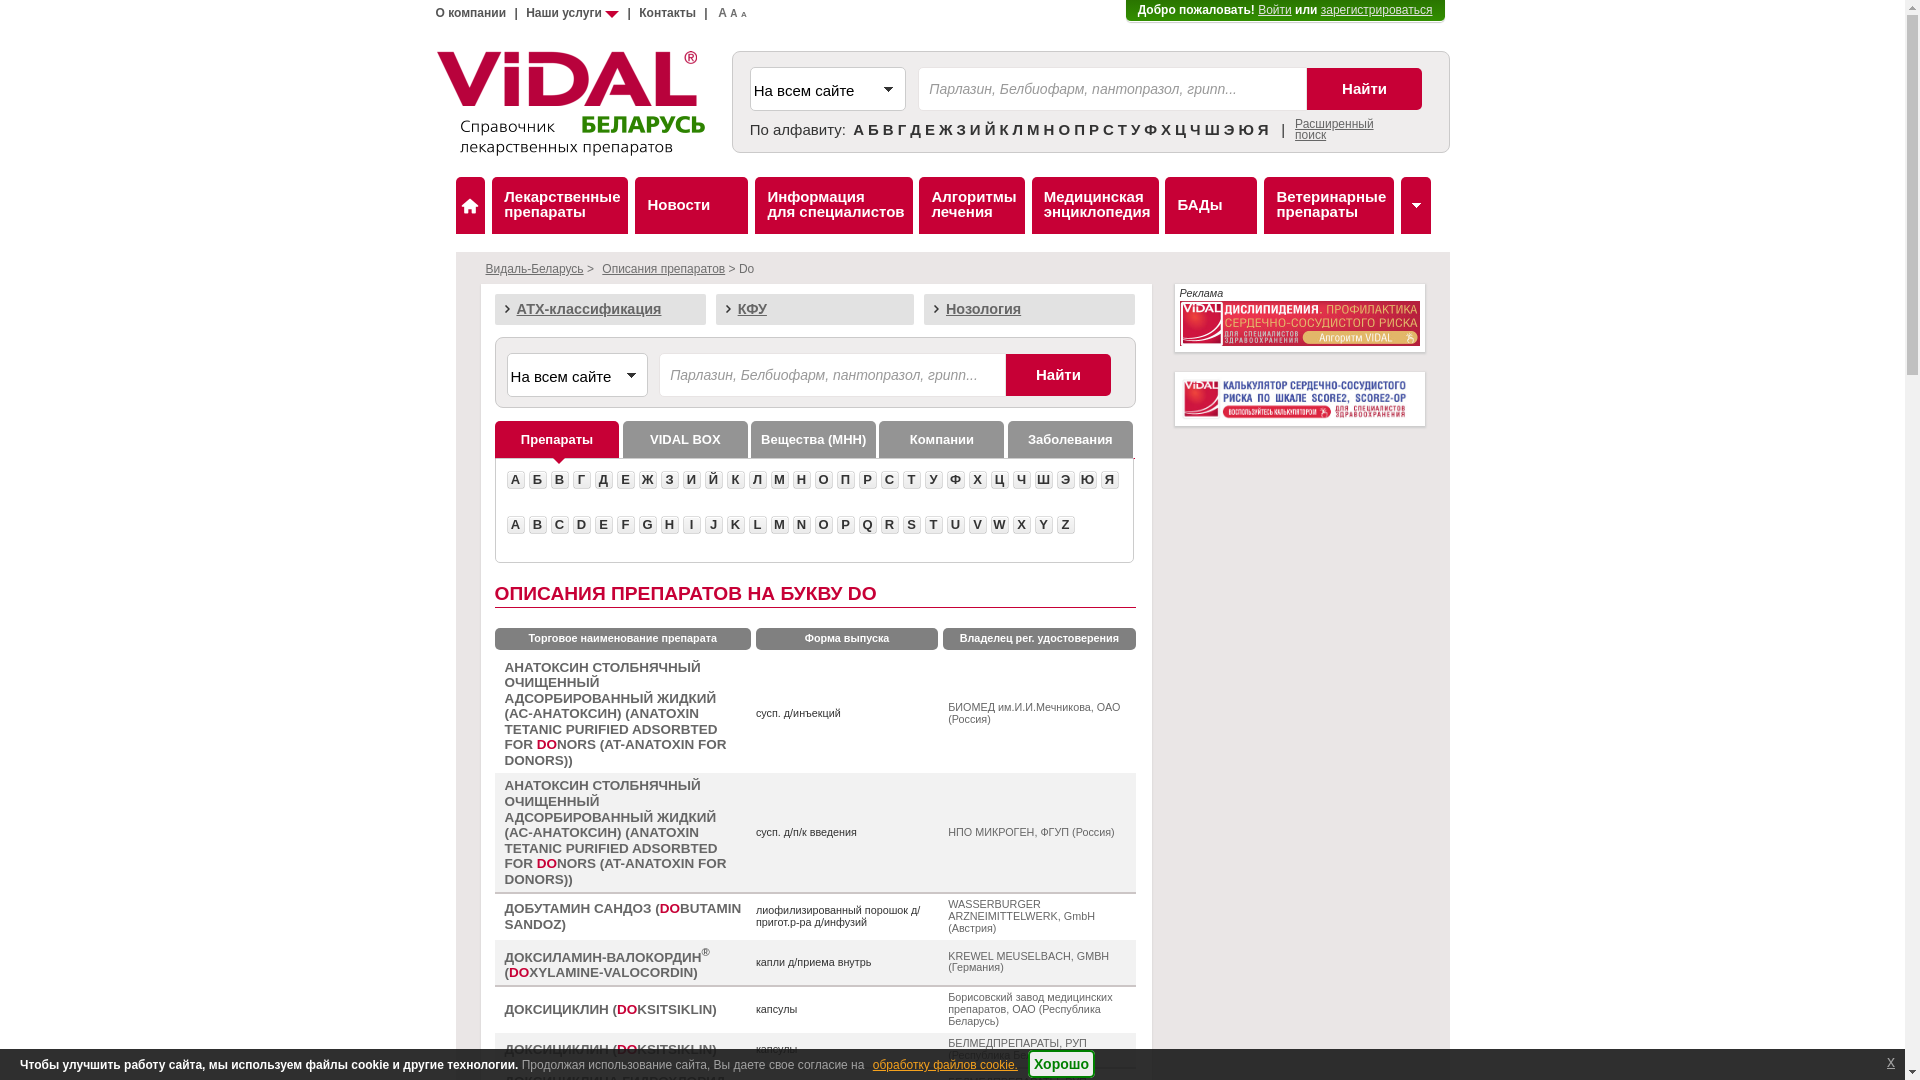 The image size is (1920, 1080). What do you see at coordinates (1890, 1060) in the screenshot?
I see `'x'` at bounding box center [1890, 1060].